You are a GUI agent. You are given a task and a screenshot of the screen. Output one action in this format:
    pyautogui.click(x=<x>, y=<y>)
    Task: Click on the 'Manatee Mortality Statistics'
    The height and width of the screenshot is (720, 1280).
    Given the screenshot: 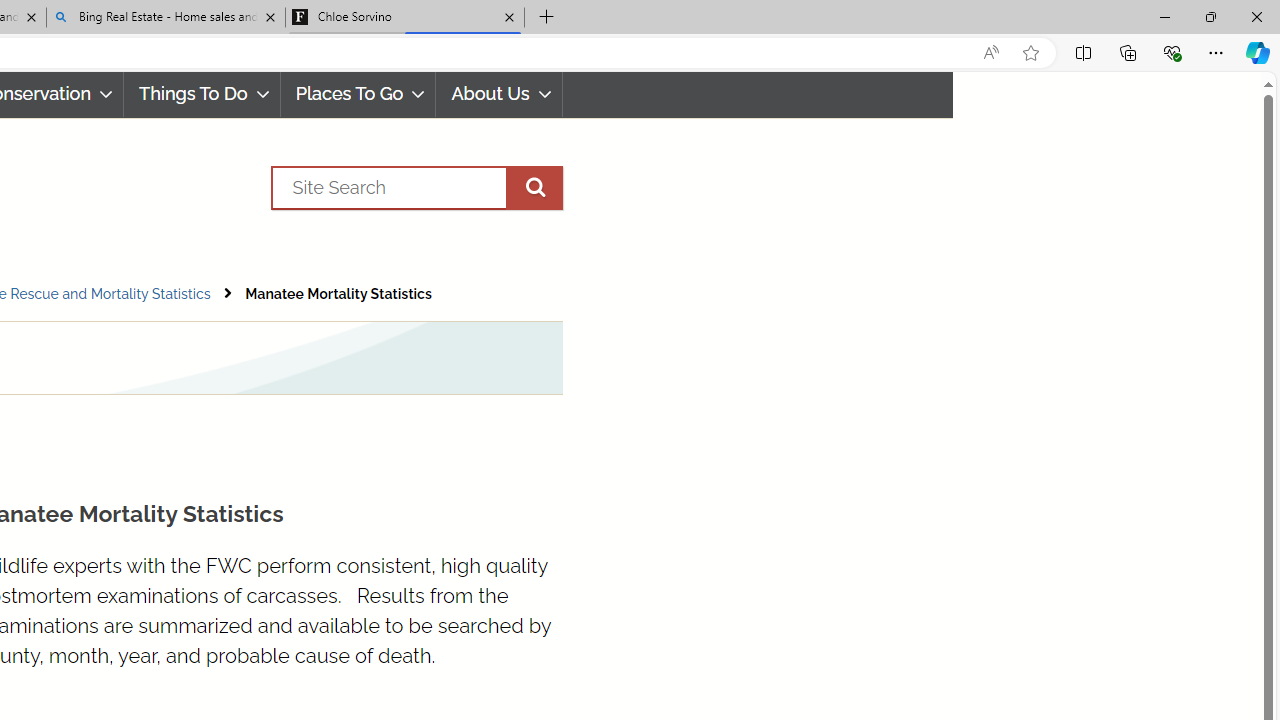 What is the action you would take?
    pyautogui.click(x=338, y=294)
    